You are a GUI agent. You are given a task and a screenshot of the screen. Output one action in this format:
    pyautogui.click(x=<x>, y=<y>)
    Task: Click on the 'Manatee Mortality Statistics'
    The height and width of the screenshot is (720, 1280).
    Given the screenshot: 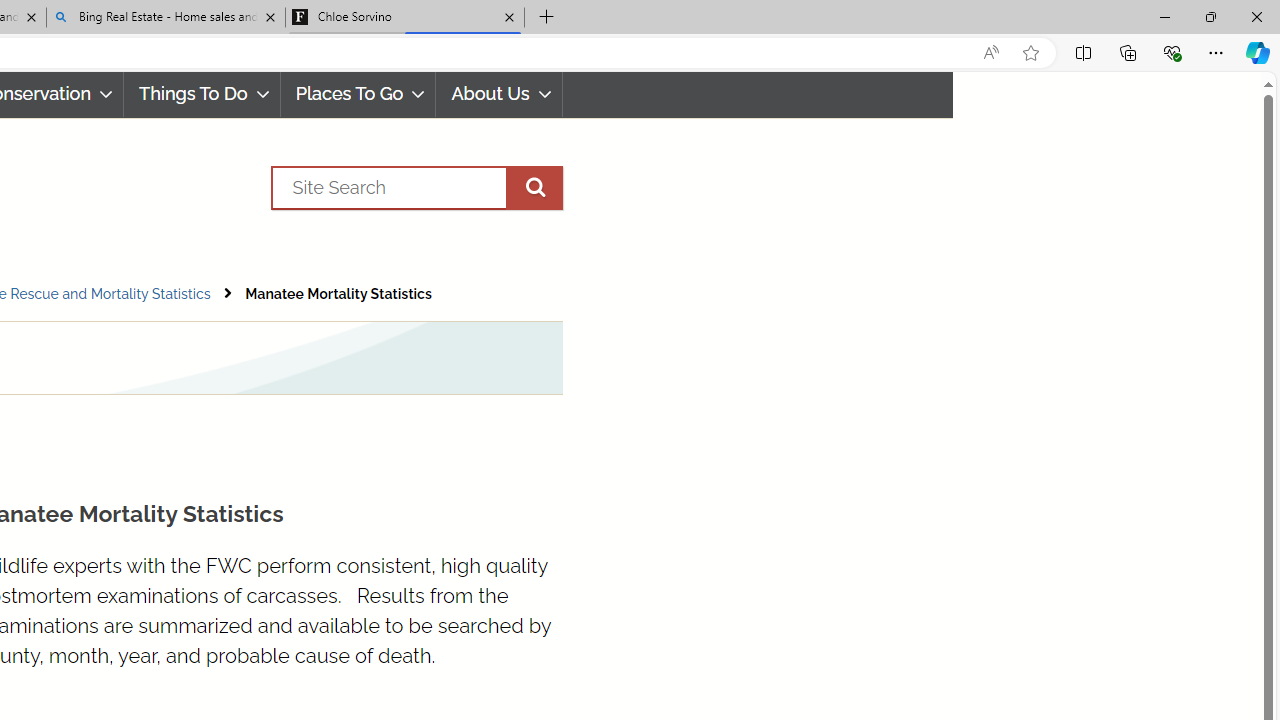 What is the action you would take?
    pyautogui.click(x=338, y=294)
    